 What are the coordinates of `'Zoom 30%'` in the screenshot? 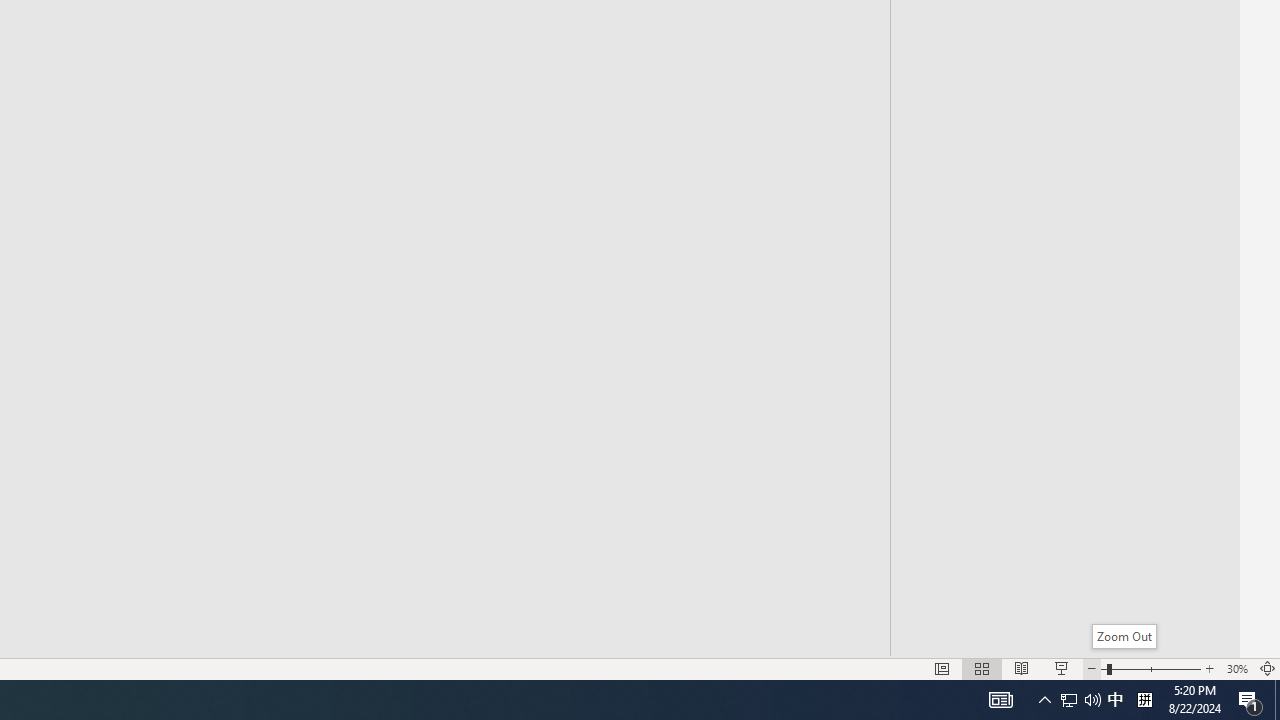 It's located at (1236, 669).